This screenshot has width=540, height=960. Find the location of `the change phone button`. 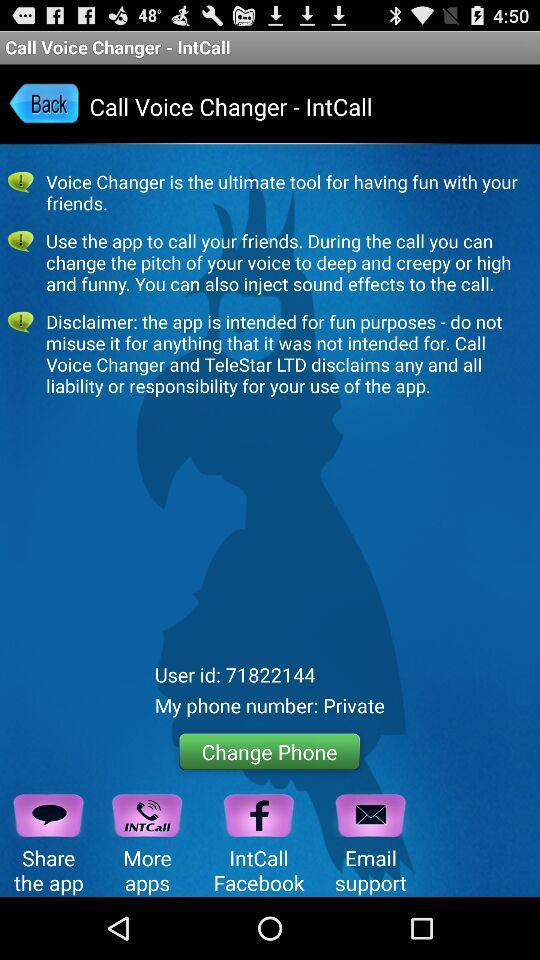

the change phone button is located at coordinates (269, 750).